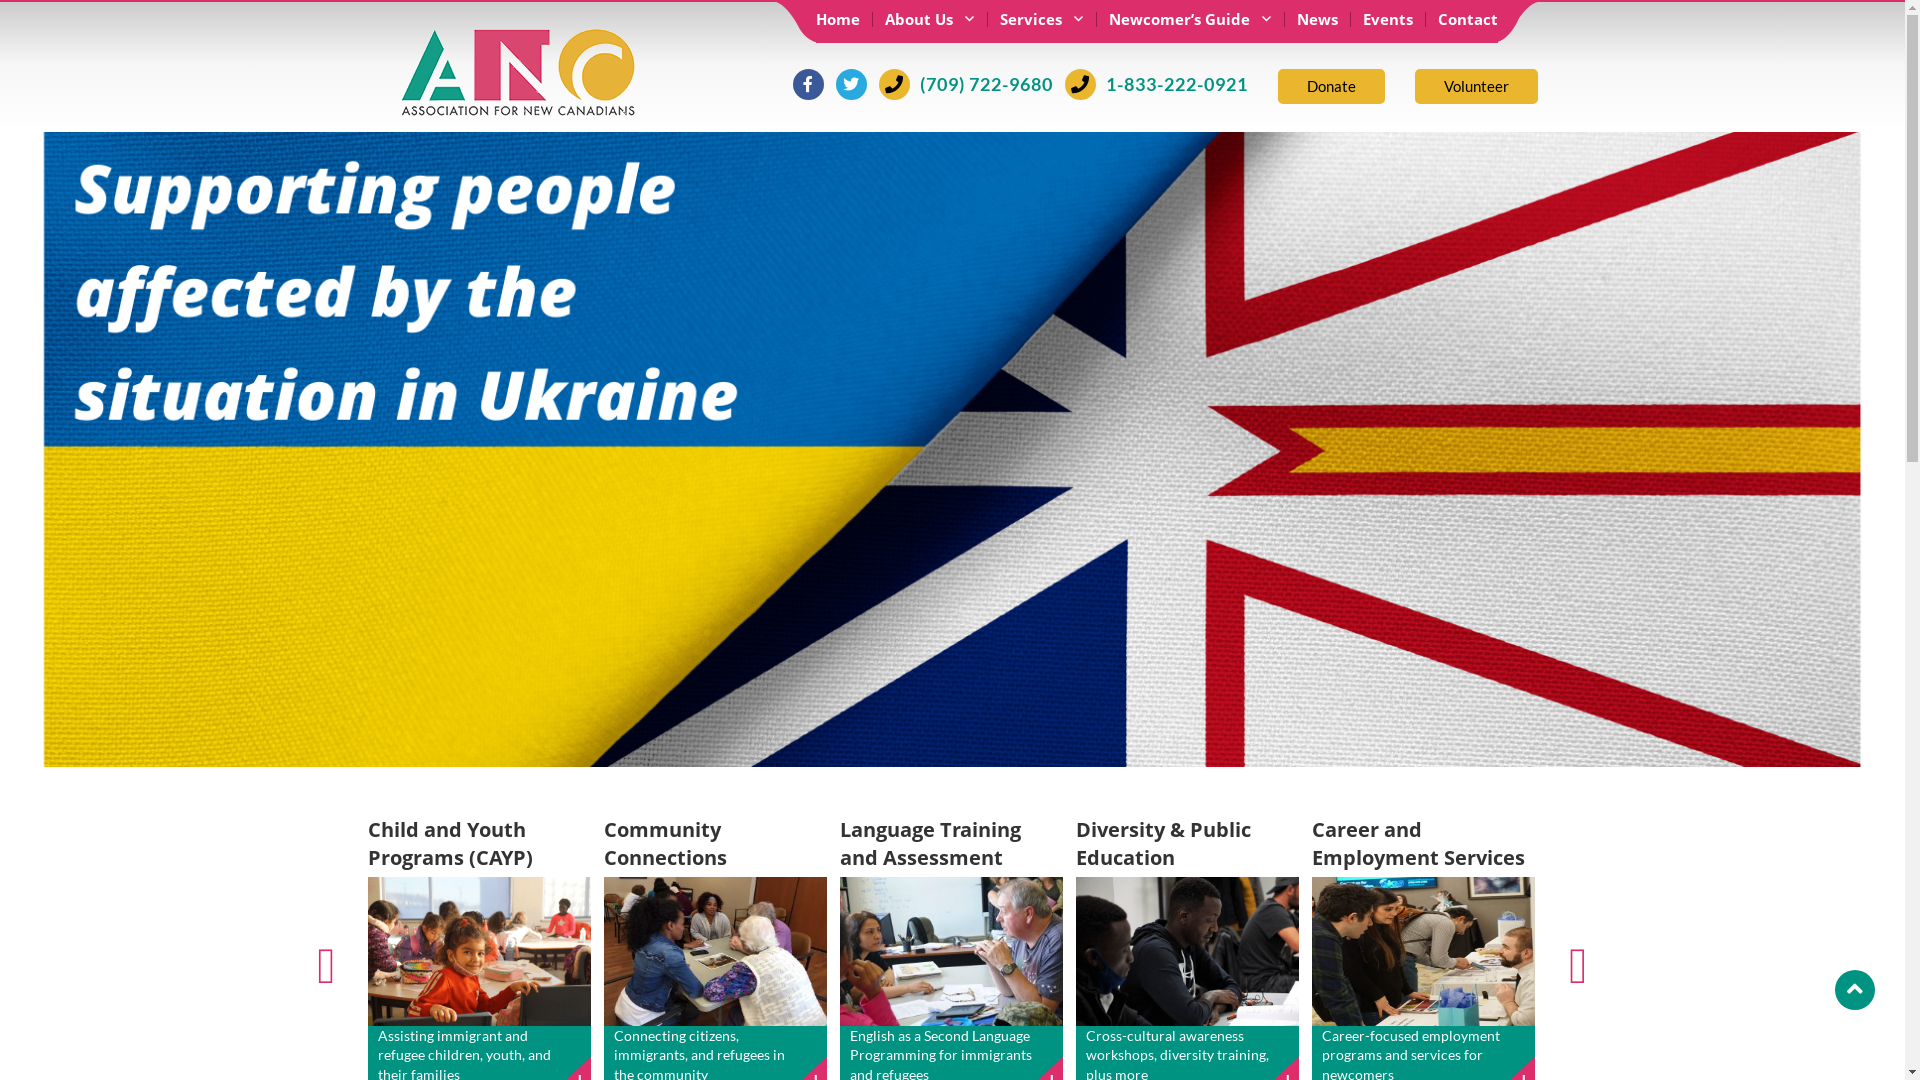 The image size is (1920, 1080). Describe the element at coordinates (665, 843) in the screenshot. I see `'Community Connections'` at that location.